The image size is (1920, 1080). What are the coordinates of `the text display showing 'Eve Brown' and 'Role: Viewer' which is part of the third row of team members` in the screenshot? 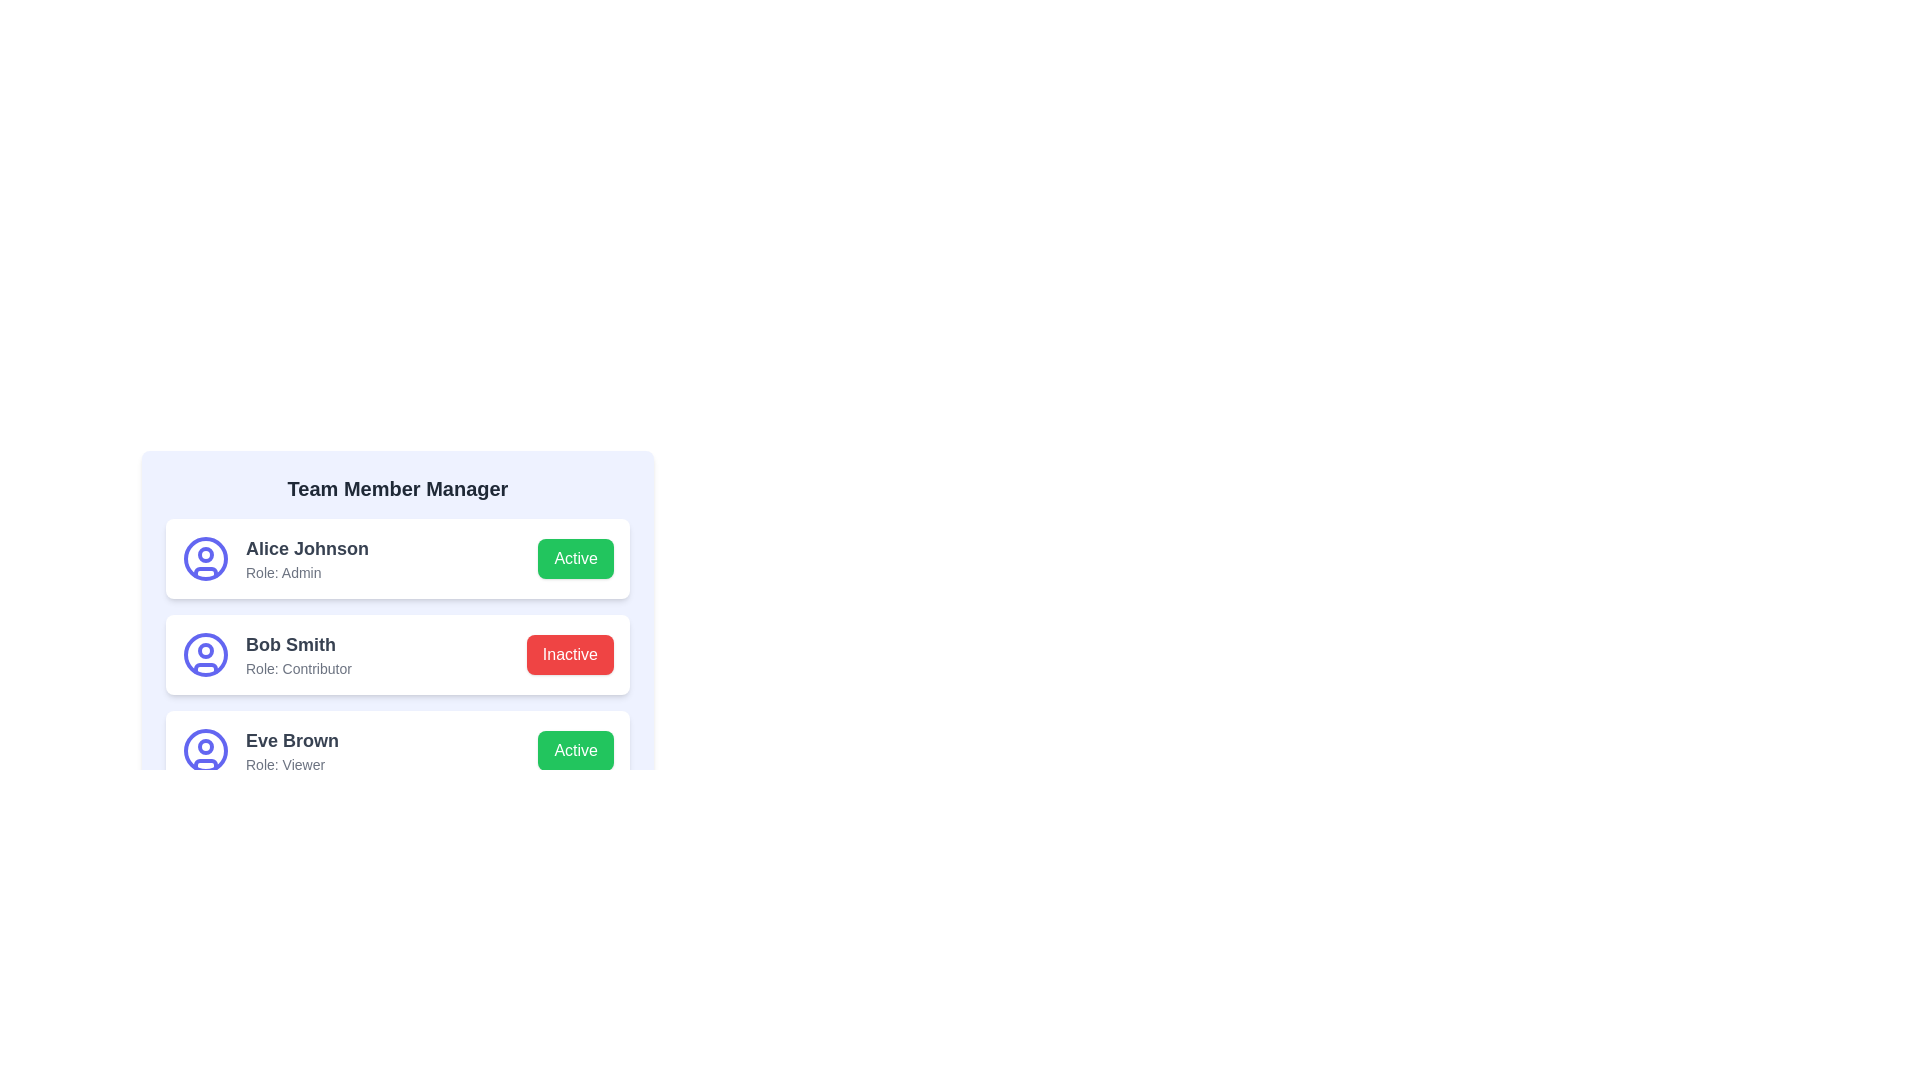 It's located at (291, 751).